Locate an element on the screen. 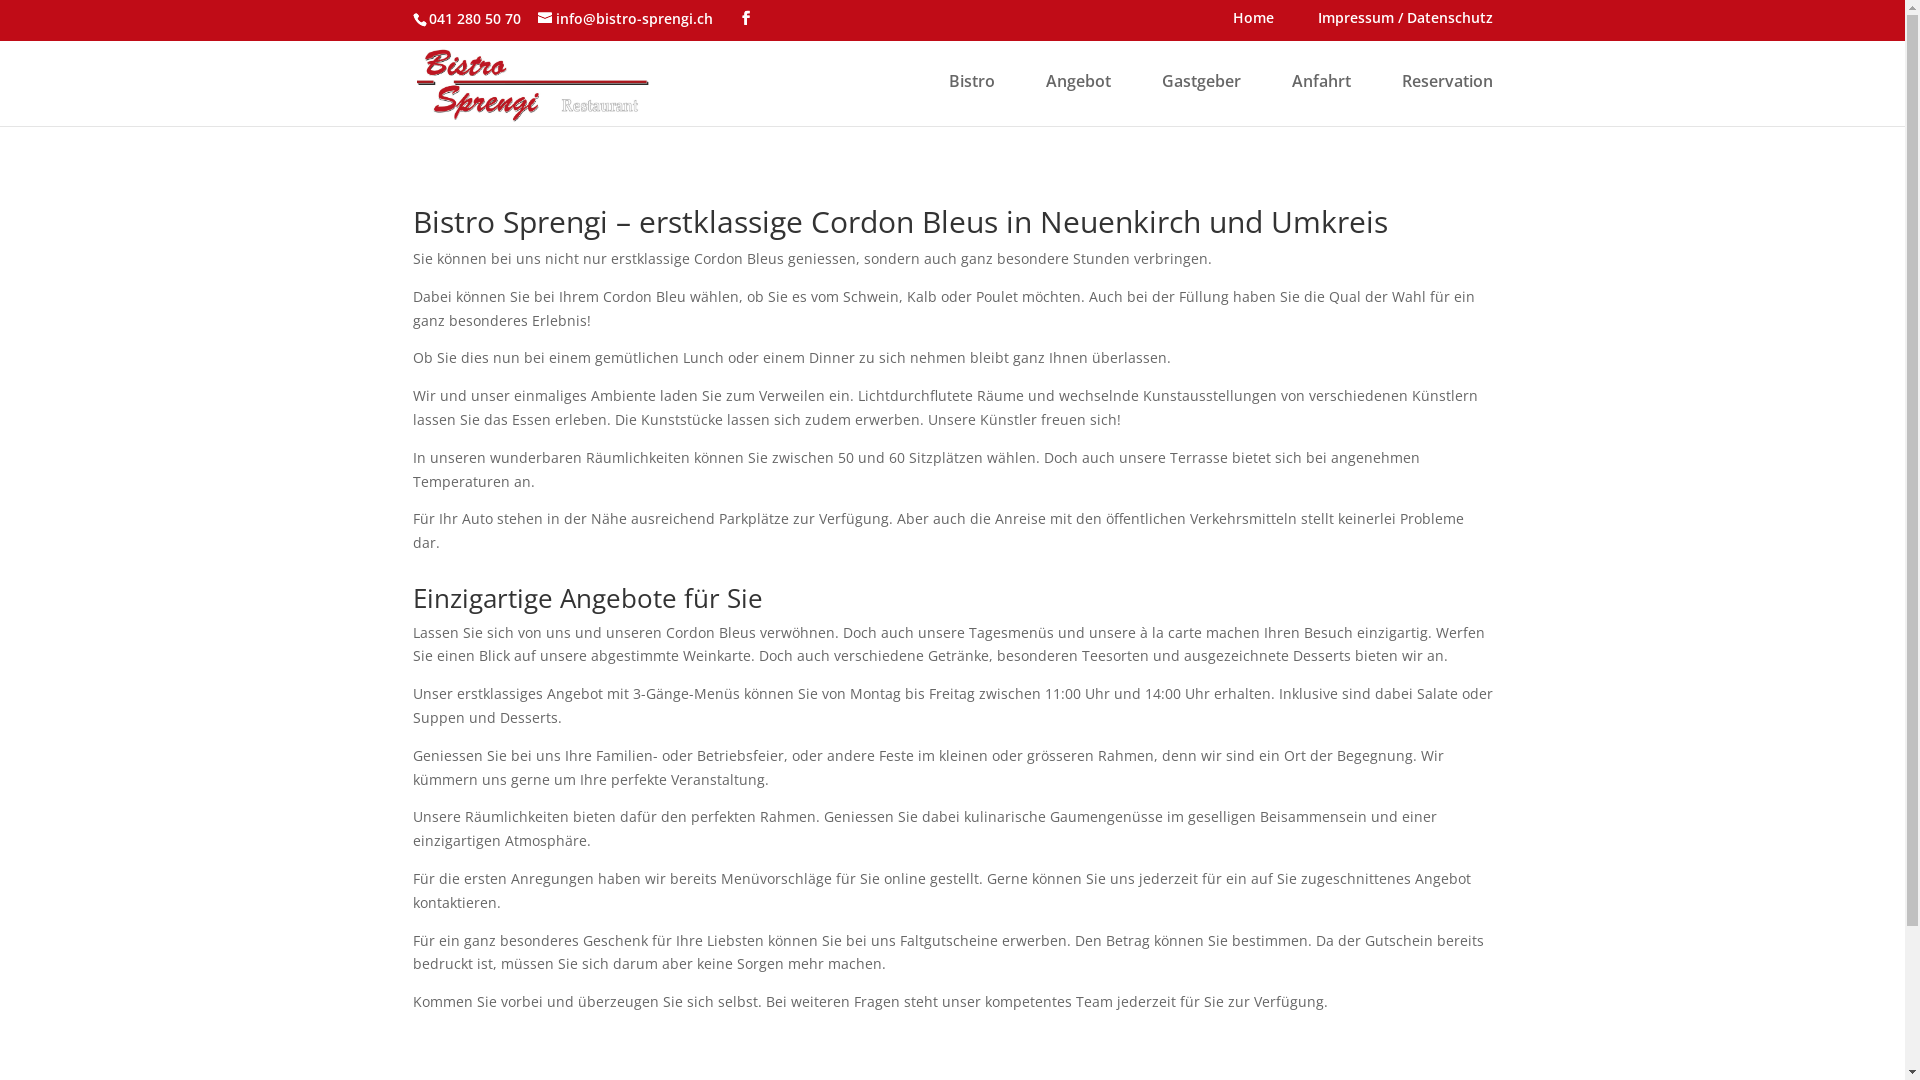 This screenshot has height=1080, width=1920. 'info@bistro-sprengi.ch' is located at coordinates (624, 17).